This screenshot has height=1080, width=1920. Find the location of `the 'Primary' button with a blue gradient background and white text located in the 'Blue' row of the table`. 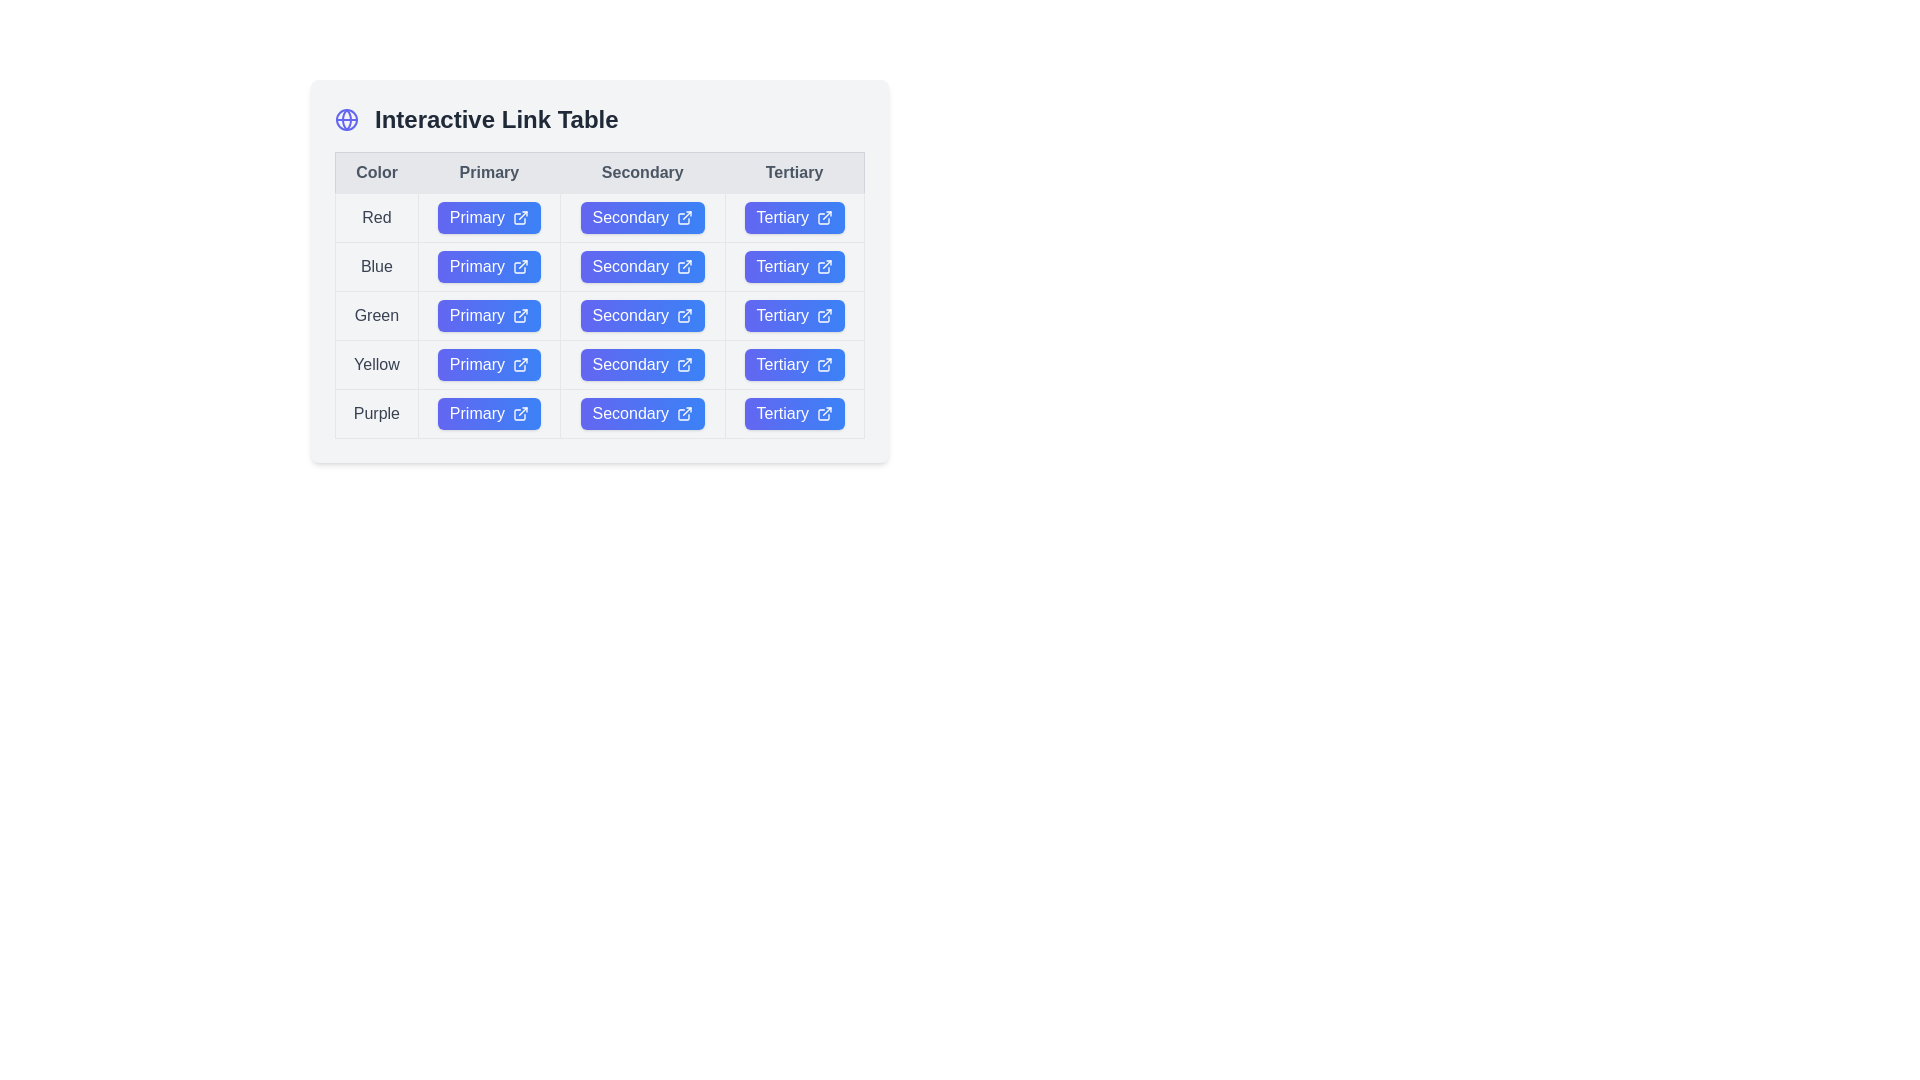

the 'Primary' button with a blue gradient background and white text located in the 'Blue' row of the table is located at coordinates (489, 265).